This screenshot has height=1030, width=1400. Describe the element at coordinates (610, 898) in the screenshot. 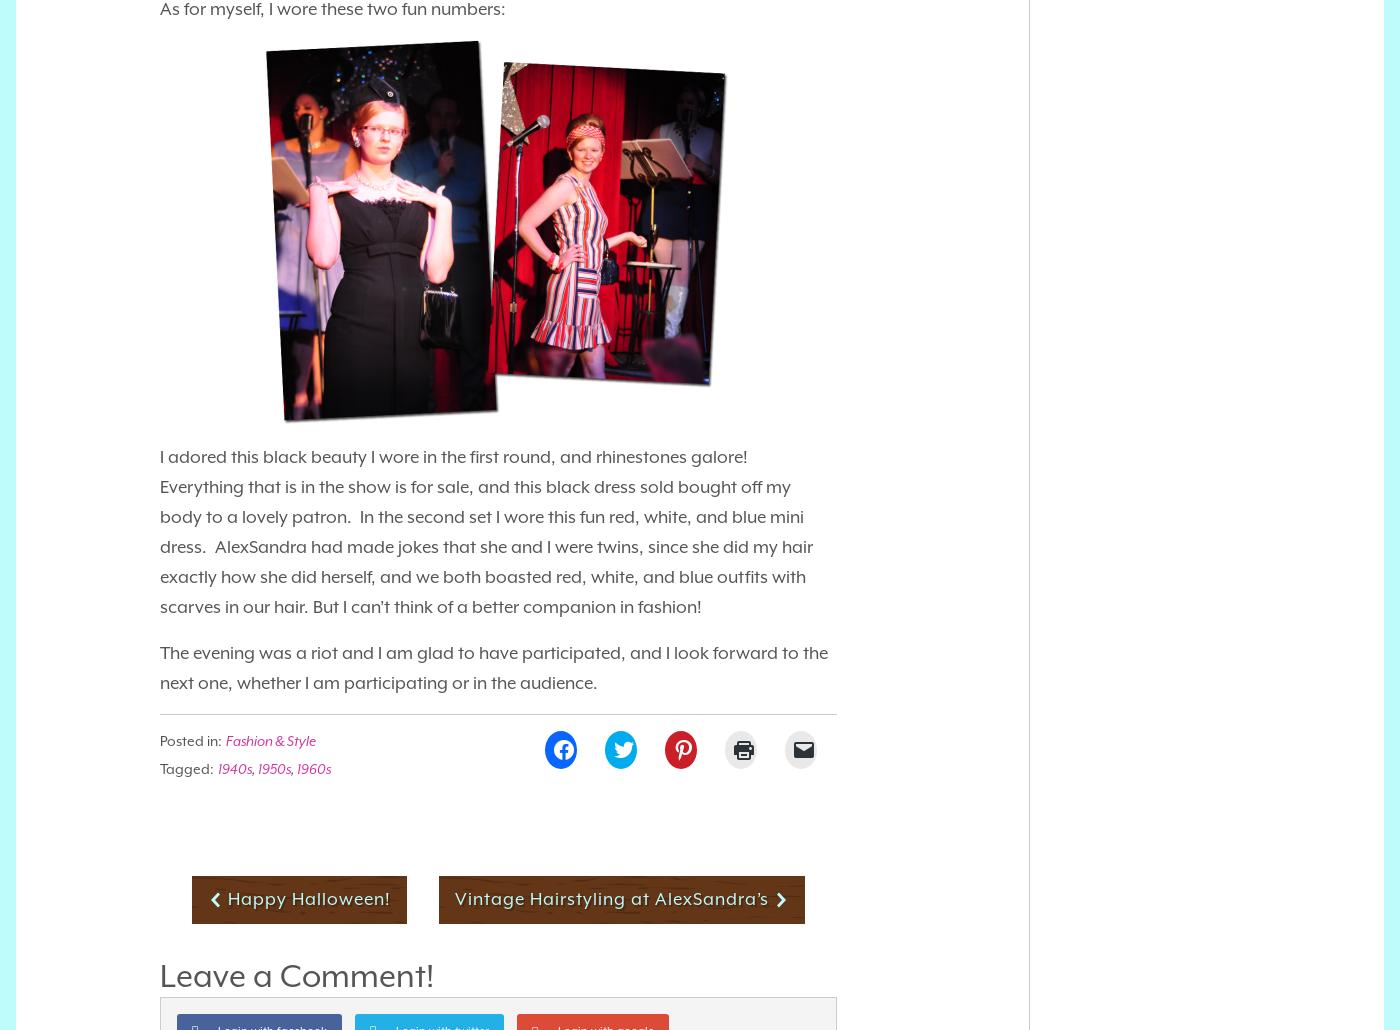

I see `'Vintage Hairstyling at AlexSandra’s'` at that location.